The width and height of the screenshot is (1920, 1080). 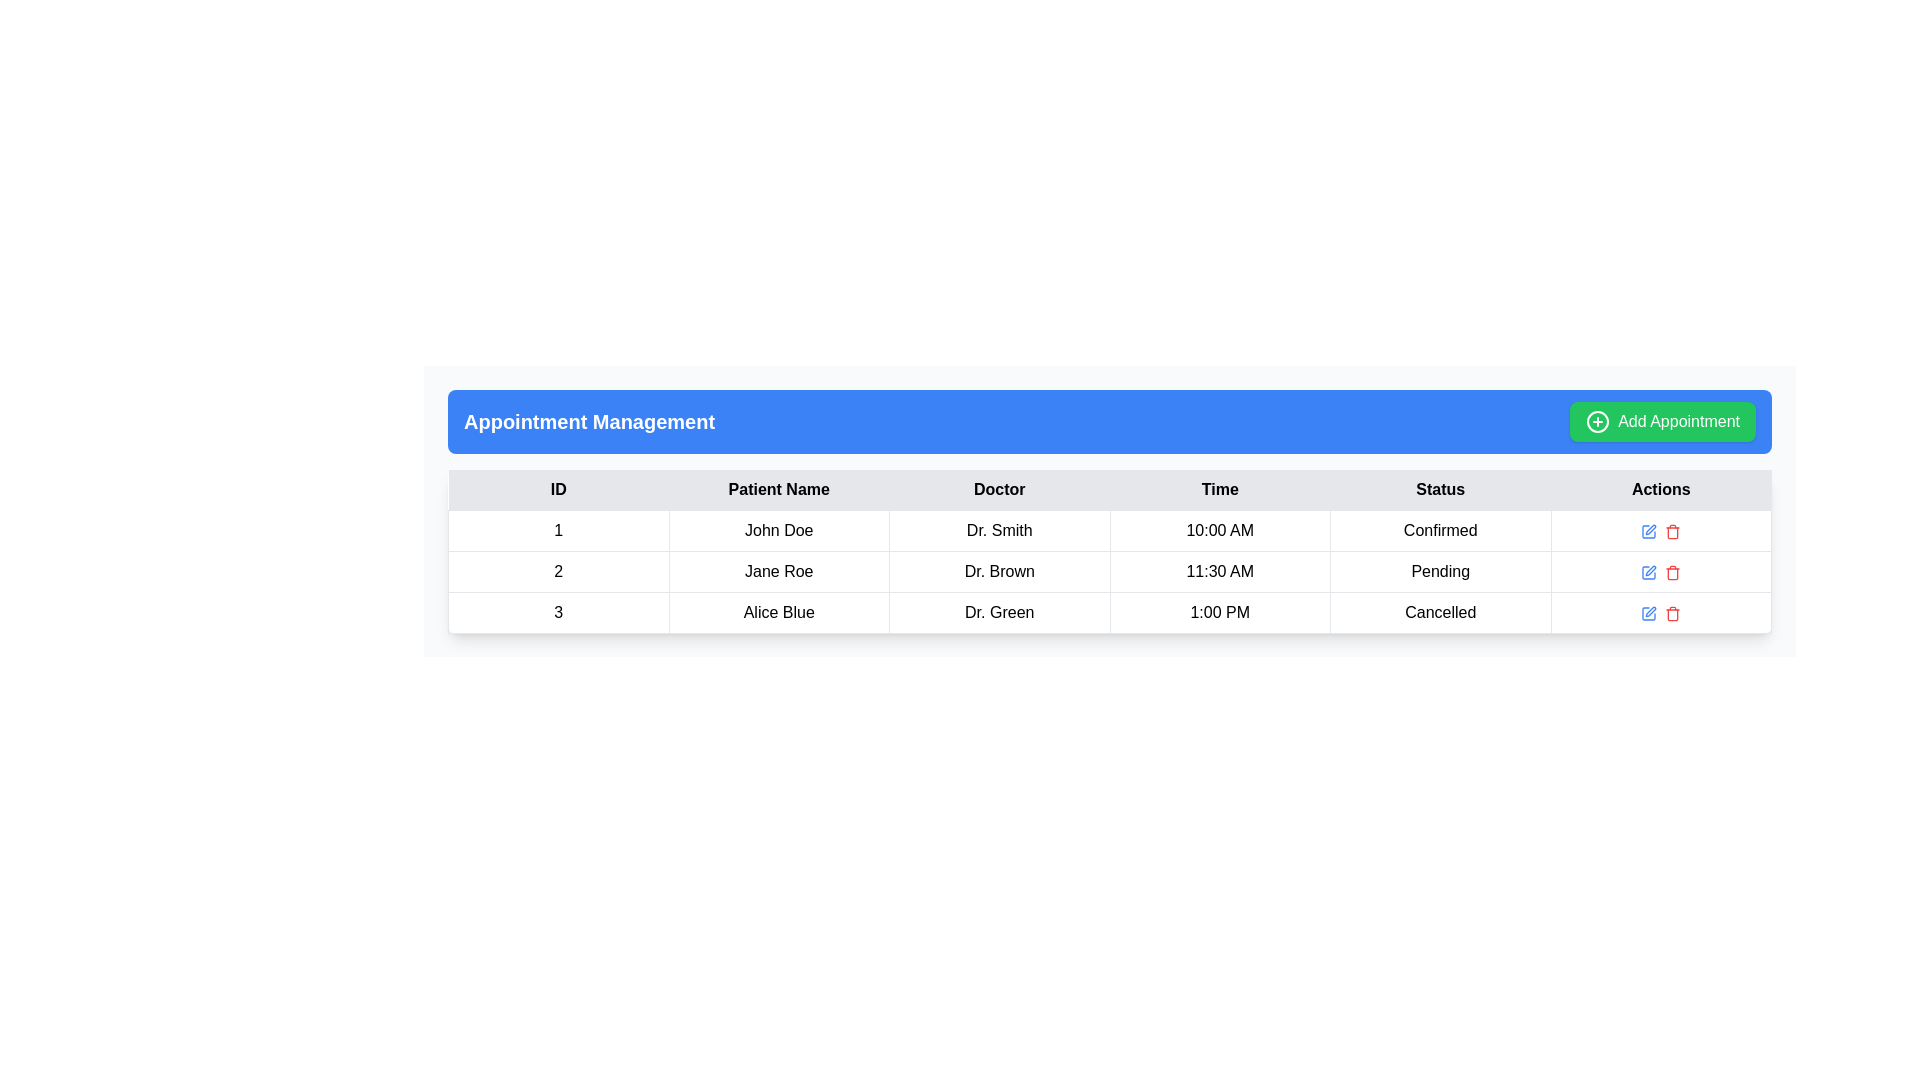 What do you see at coordinates (1440, 571) in the screenshot?
I see `the text element displaying 'Pending' in the Status column of the second row, corresponding to patient Jane Roe and doctor Dr. Brown` at bounding box center [1440, 571].